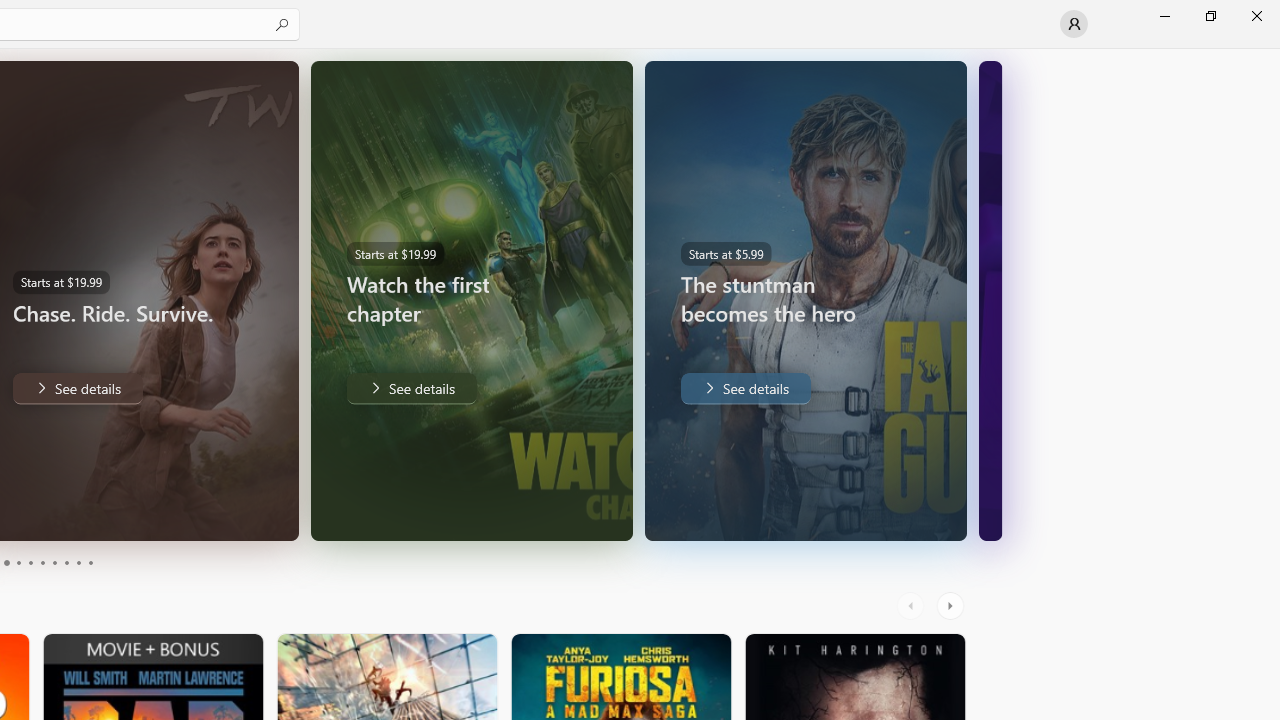 This screenshot has width=1280, height=720. I want to click on 'Page 5', so click(30, 563).